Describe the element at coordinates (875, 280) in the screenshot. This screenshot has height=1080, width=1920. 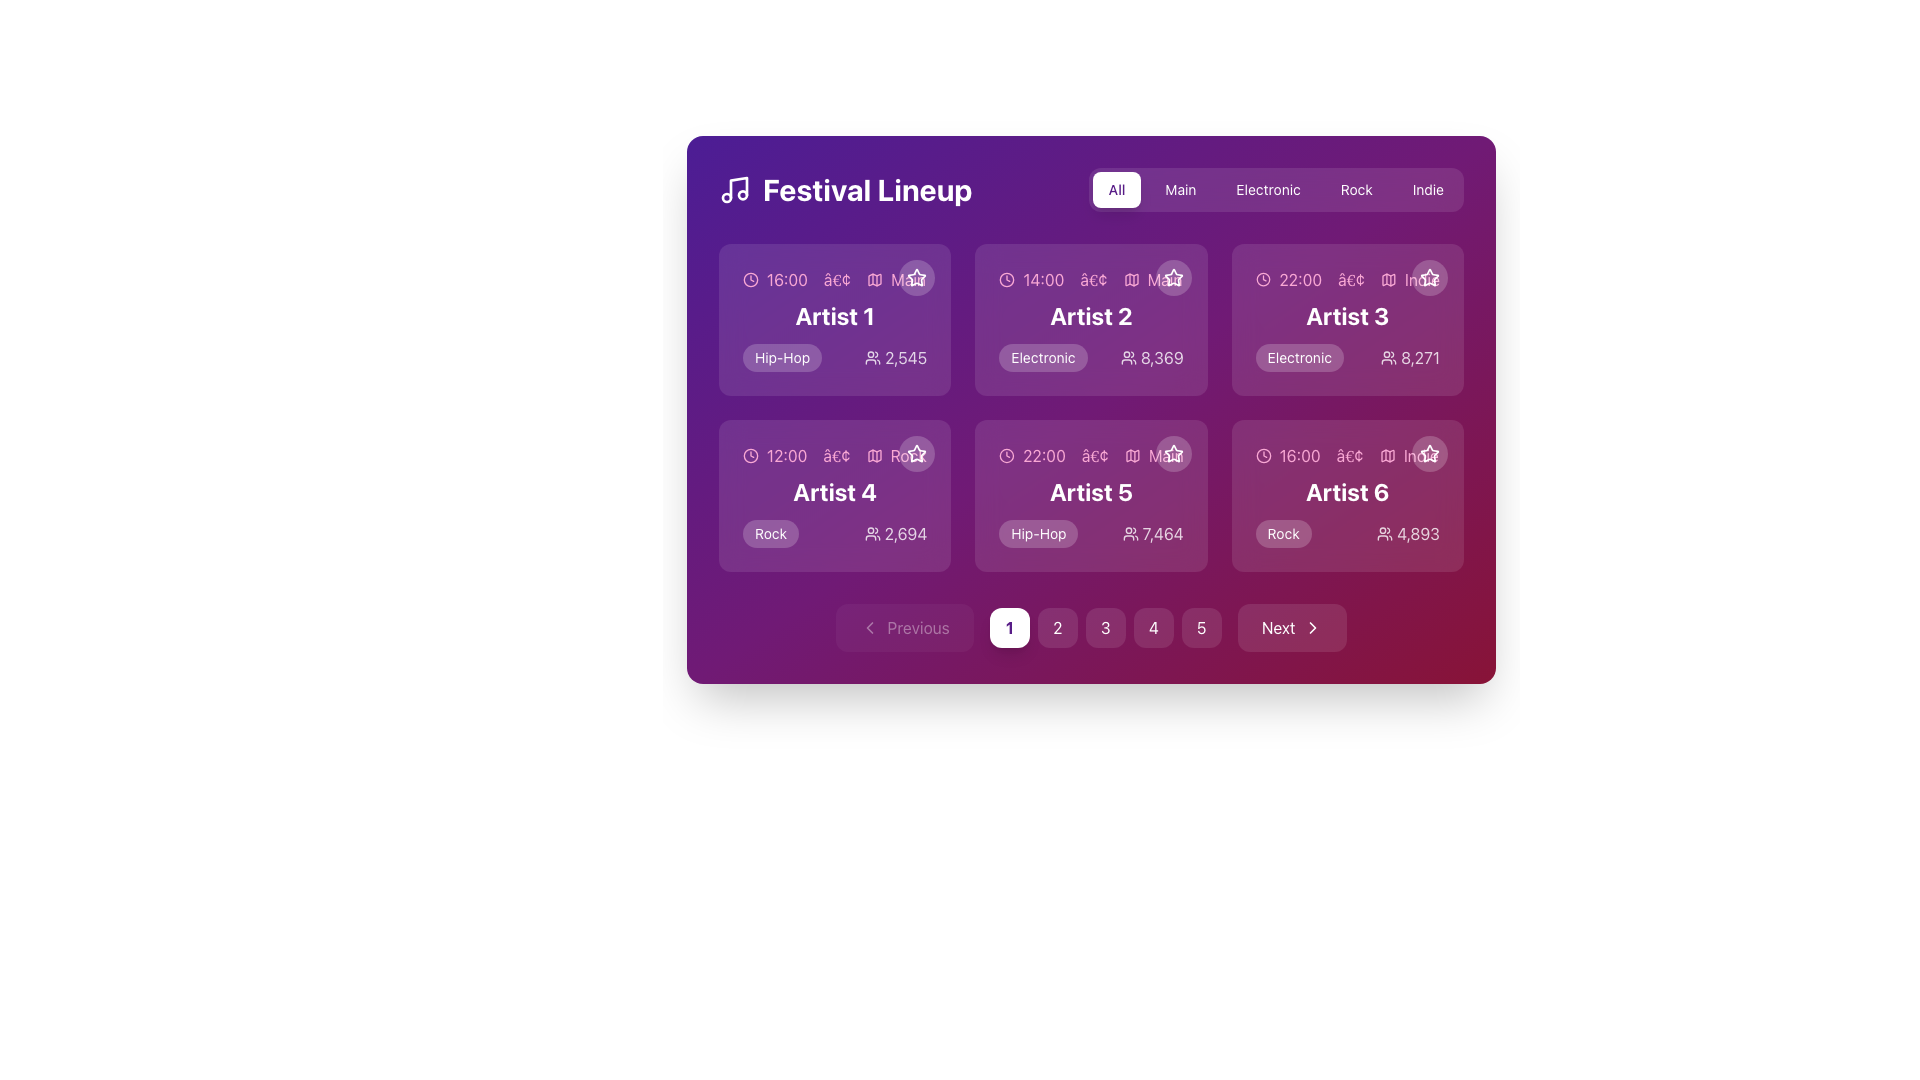
I see `the map icon styled as a small square symbol with a map diagram inside, located to the right of the textual label '16:00•main'` at that location.